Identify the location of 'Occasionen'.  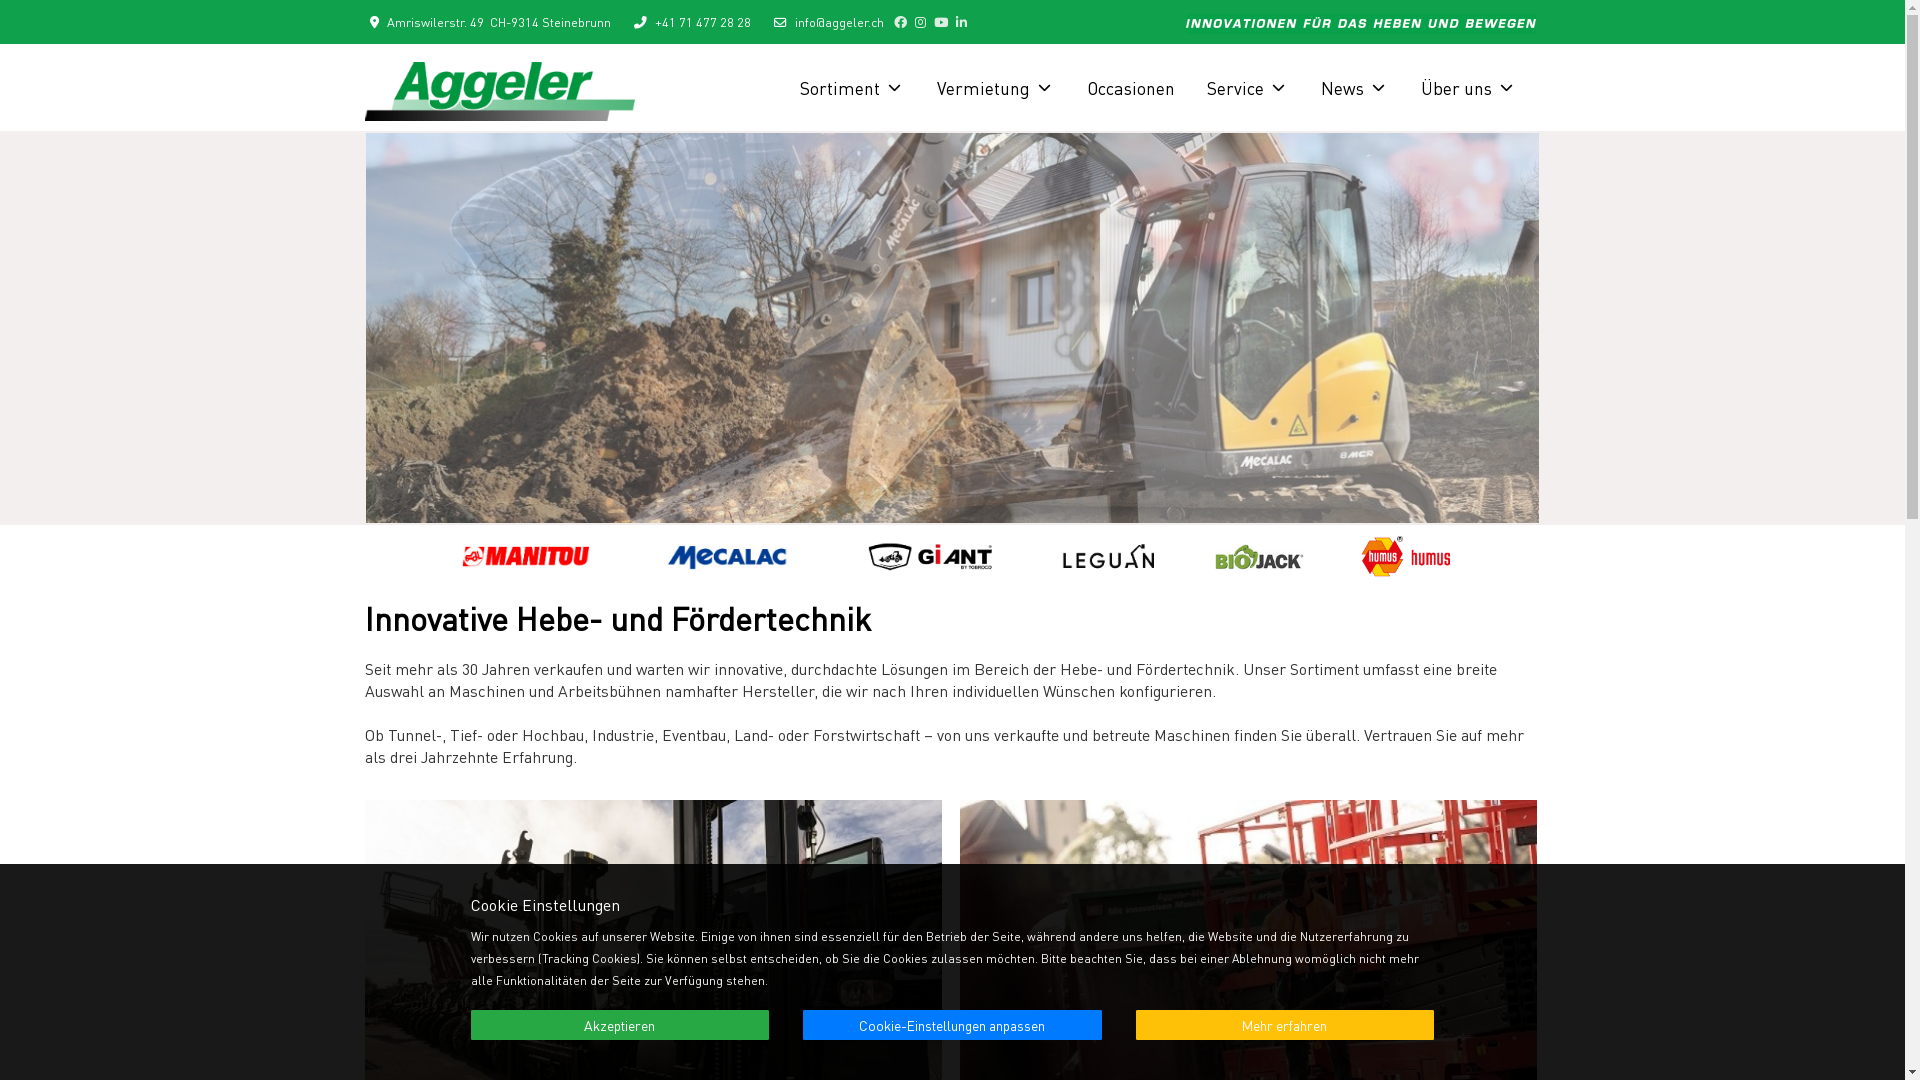
(1069, 87).